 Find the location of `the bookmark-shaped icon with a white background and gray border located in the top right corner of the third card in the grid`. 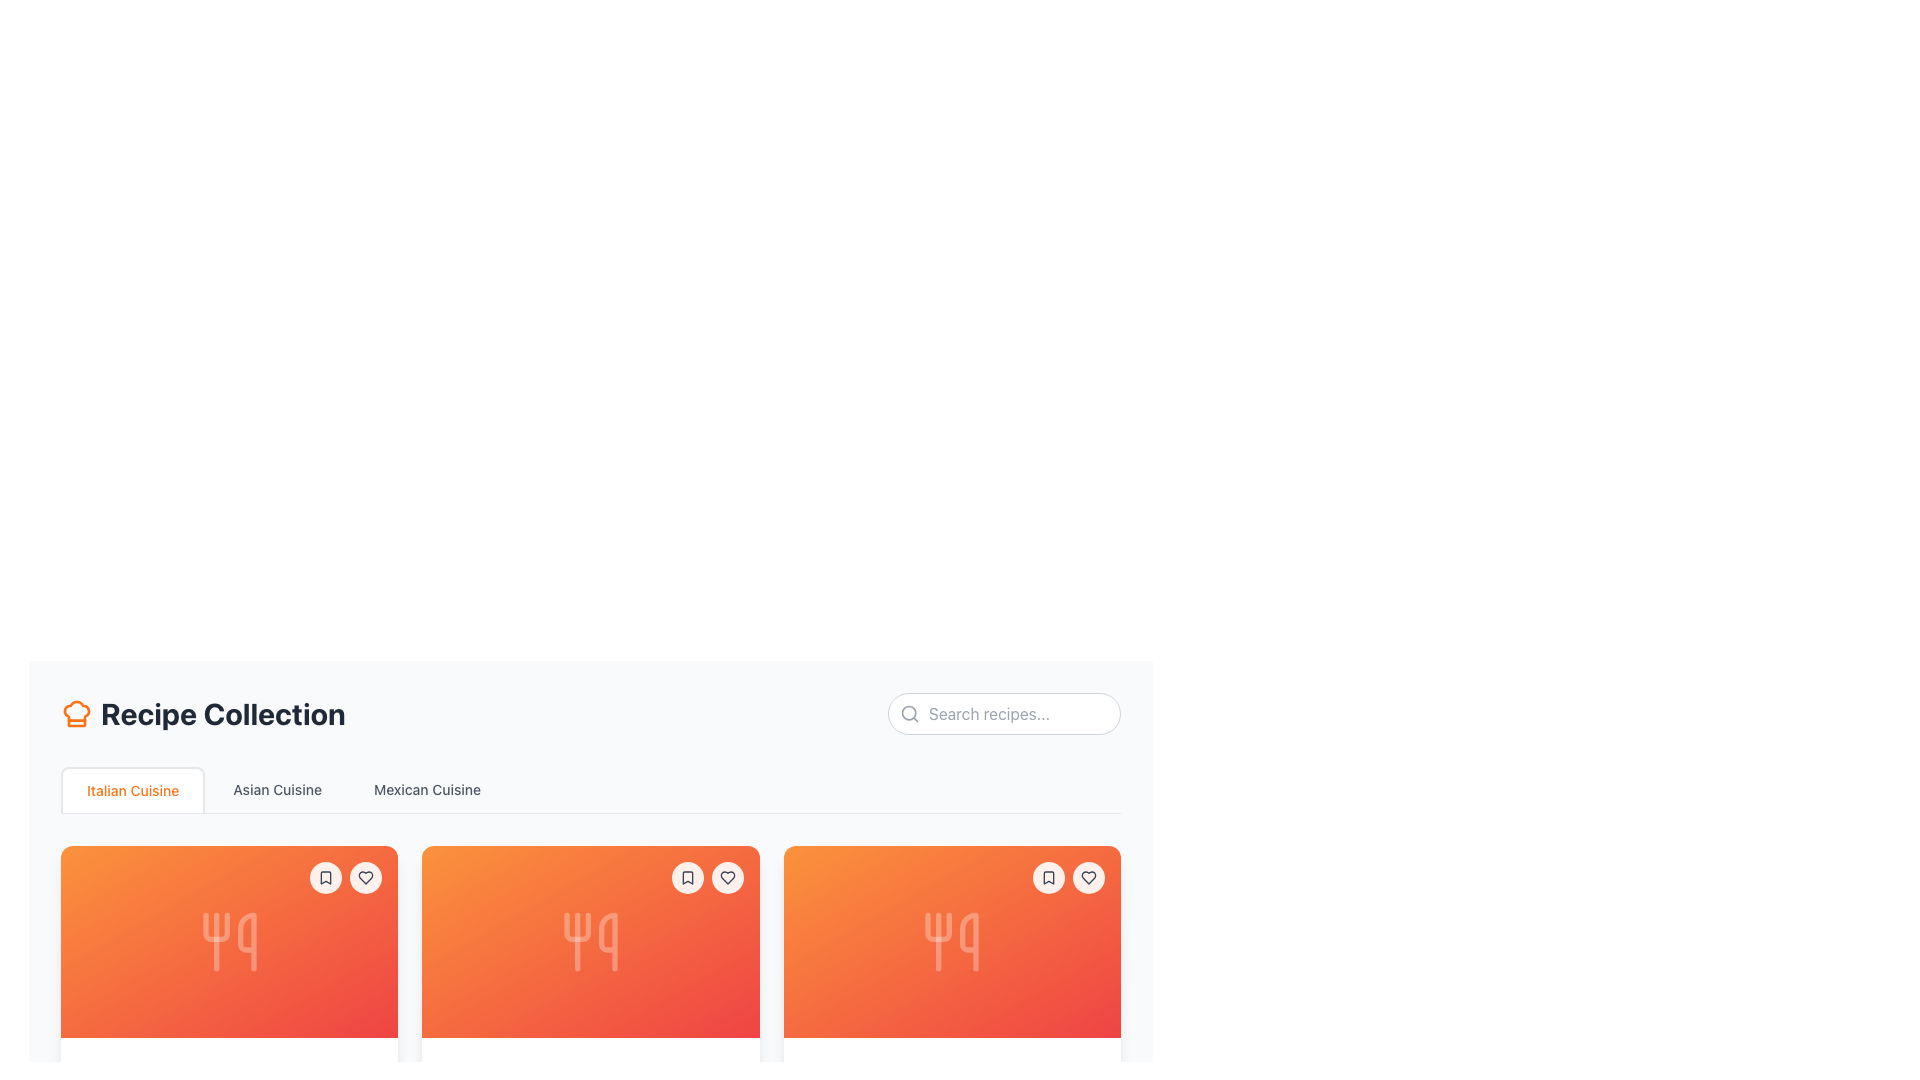

the bookmark-shaped icon with a white background and gray border located in the top right corner of the third card in the grid is located at coordinates (1048, 877).